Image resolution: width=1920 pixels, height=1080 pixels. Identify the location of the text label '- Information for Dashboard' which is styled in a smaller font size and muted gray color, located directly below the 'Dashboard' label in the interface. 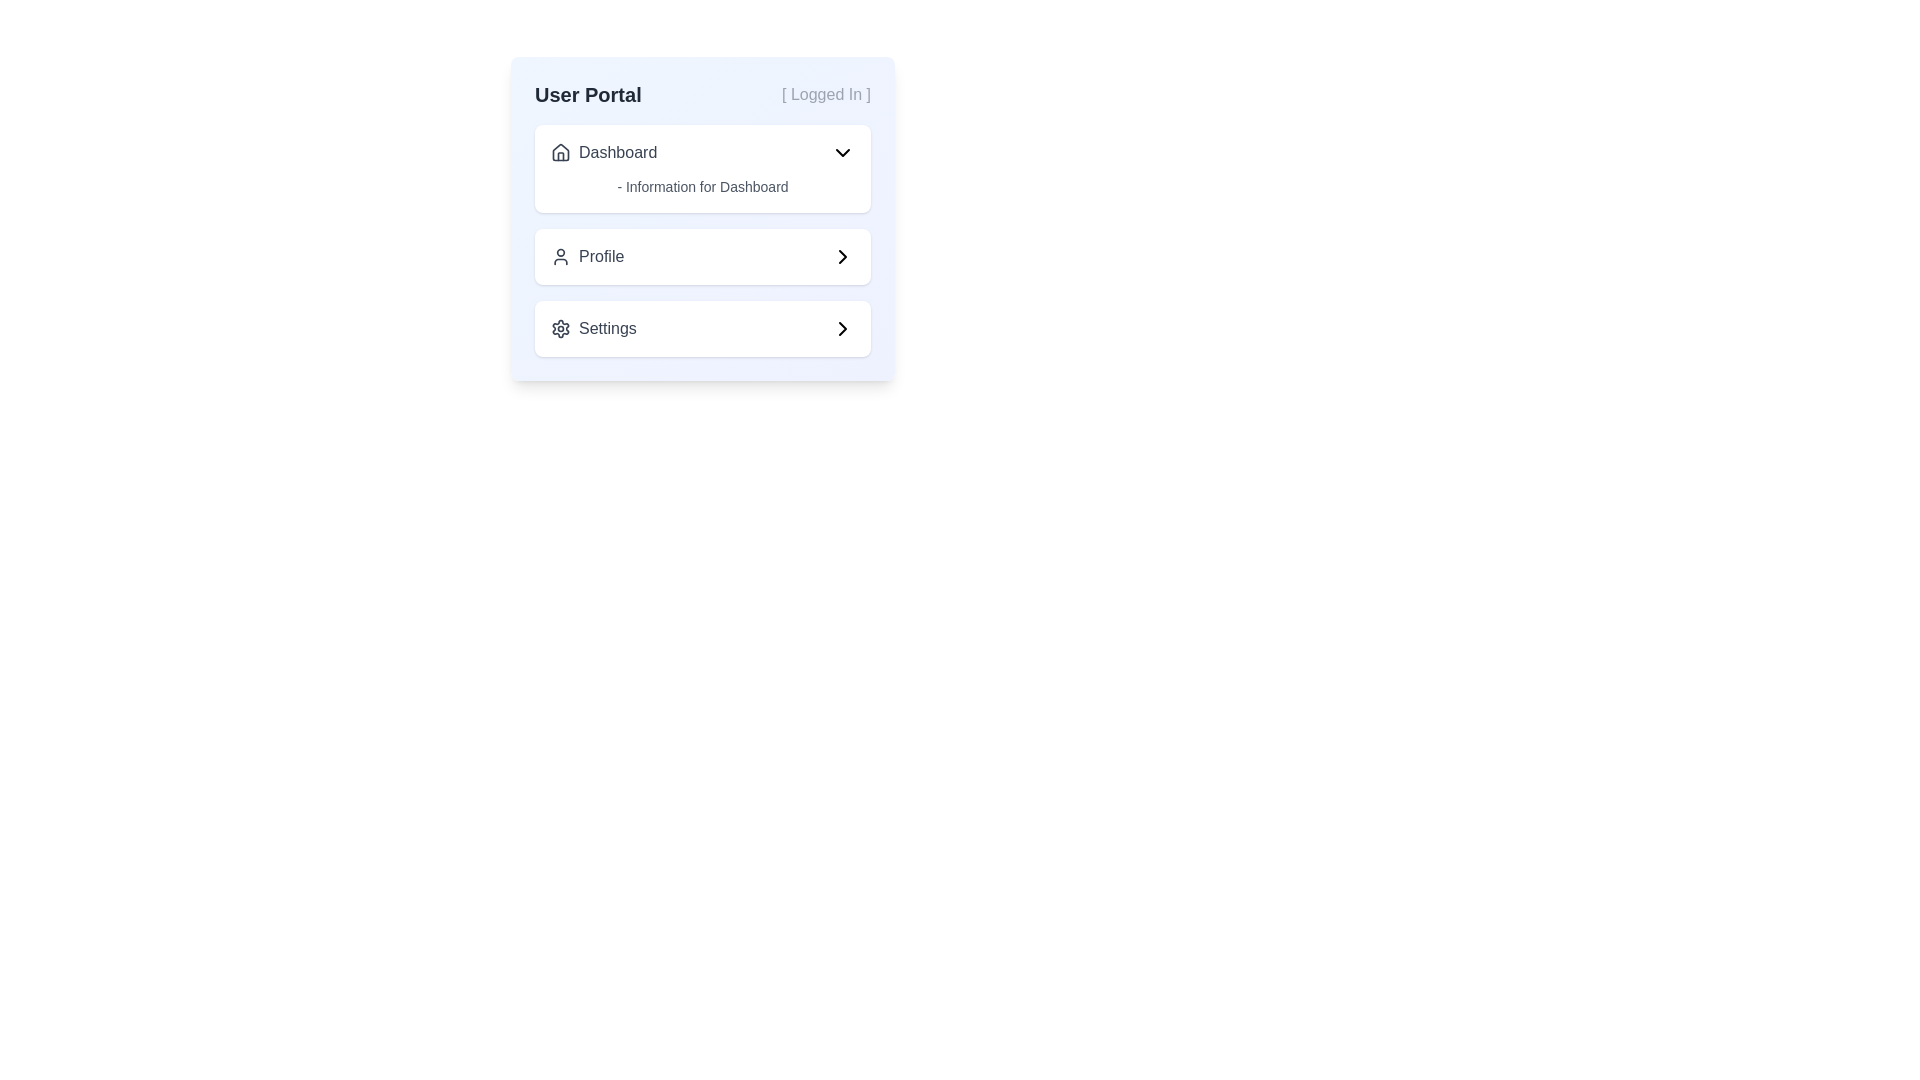
(702, 186).